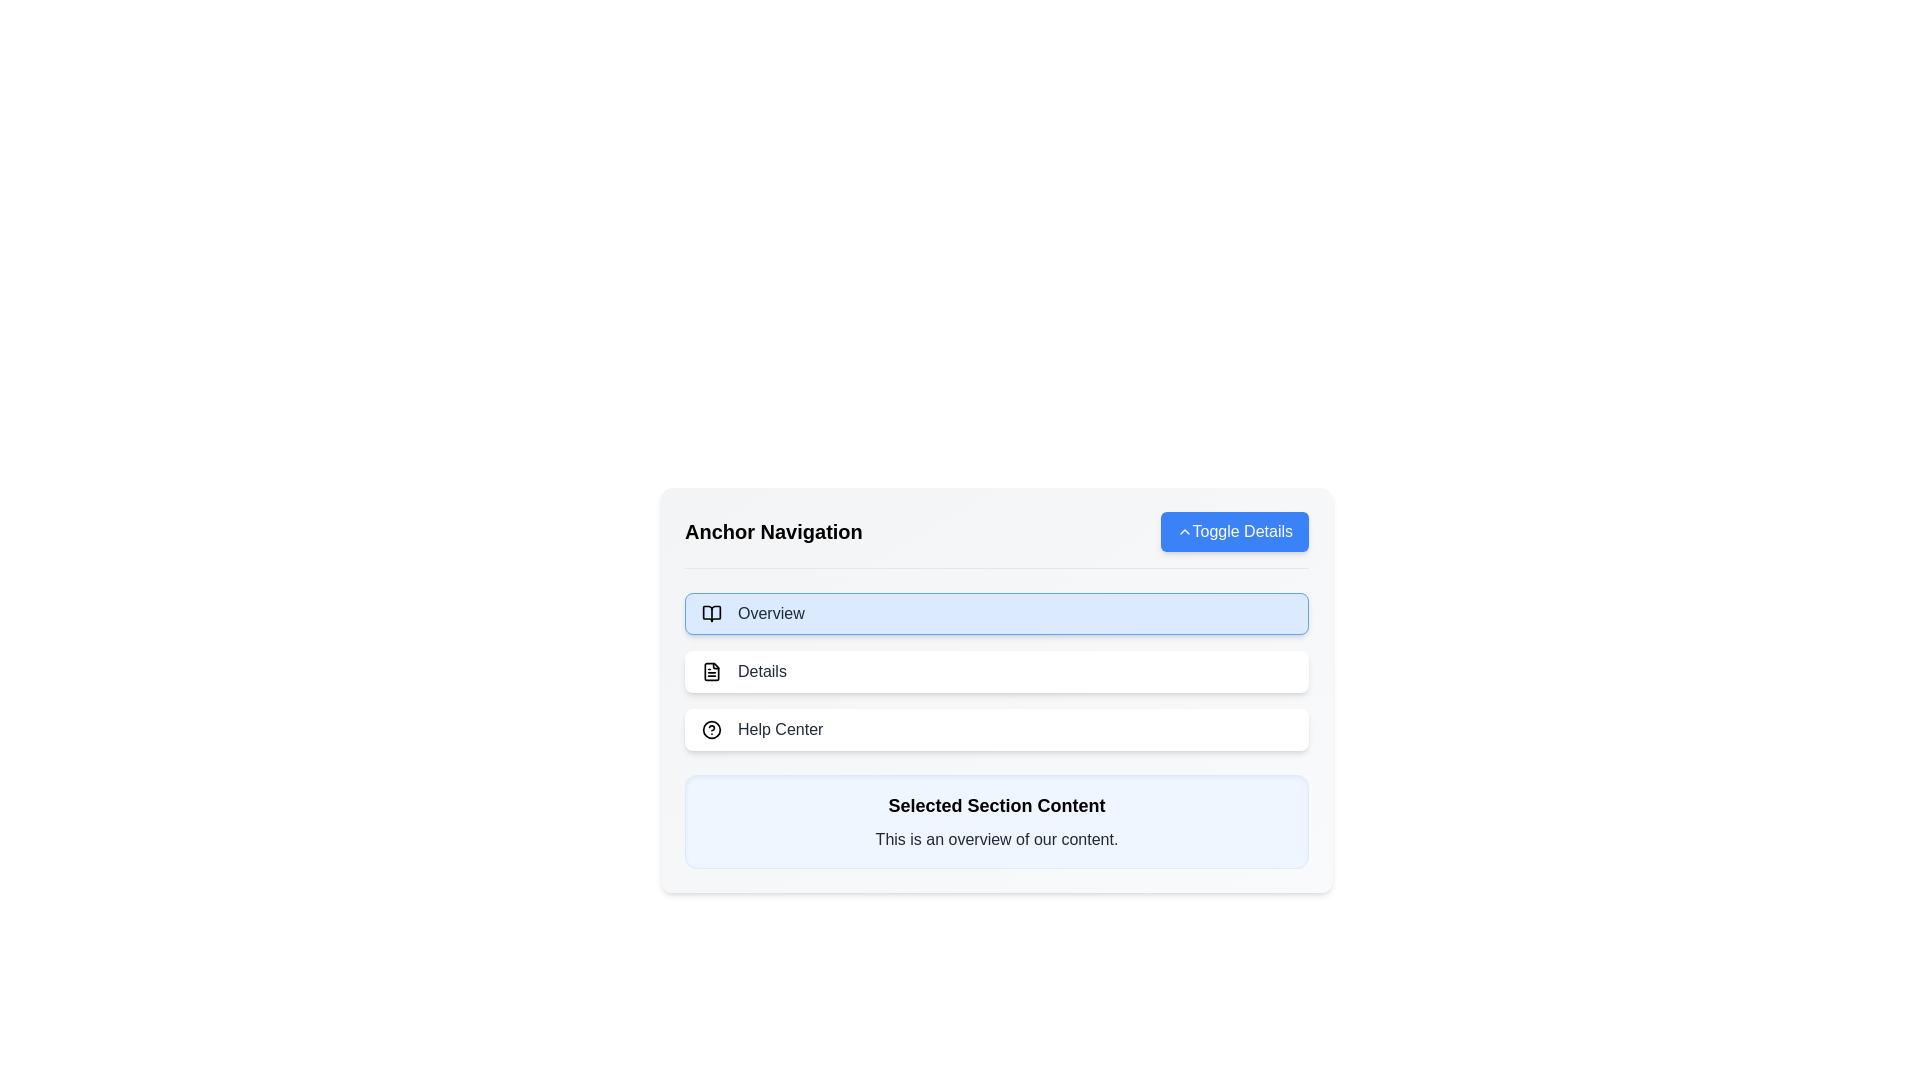 The width and height of the screenshot is (1920, 1080). Describe the element at coordinates (1184, 531) in the screenshot. I see `the 'Toggle Details' button which contains the upward-facing chevron icon` at that location.